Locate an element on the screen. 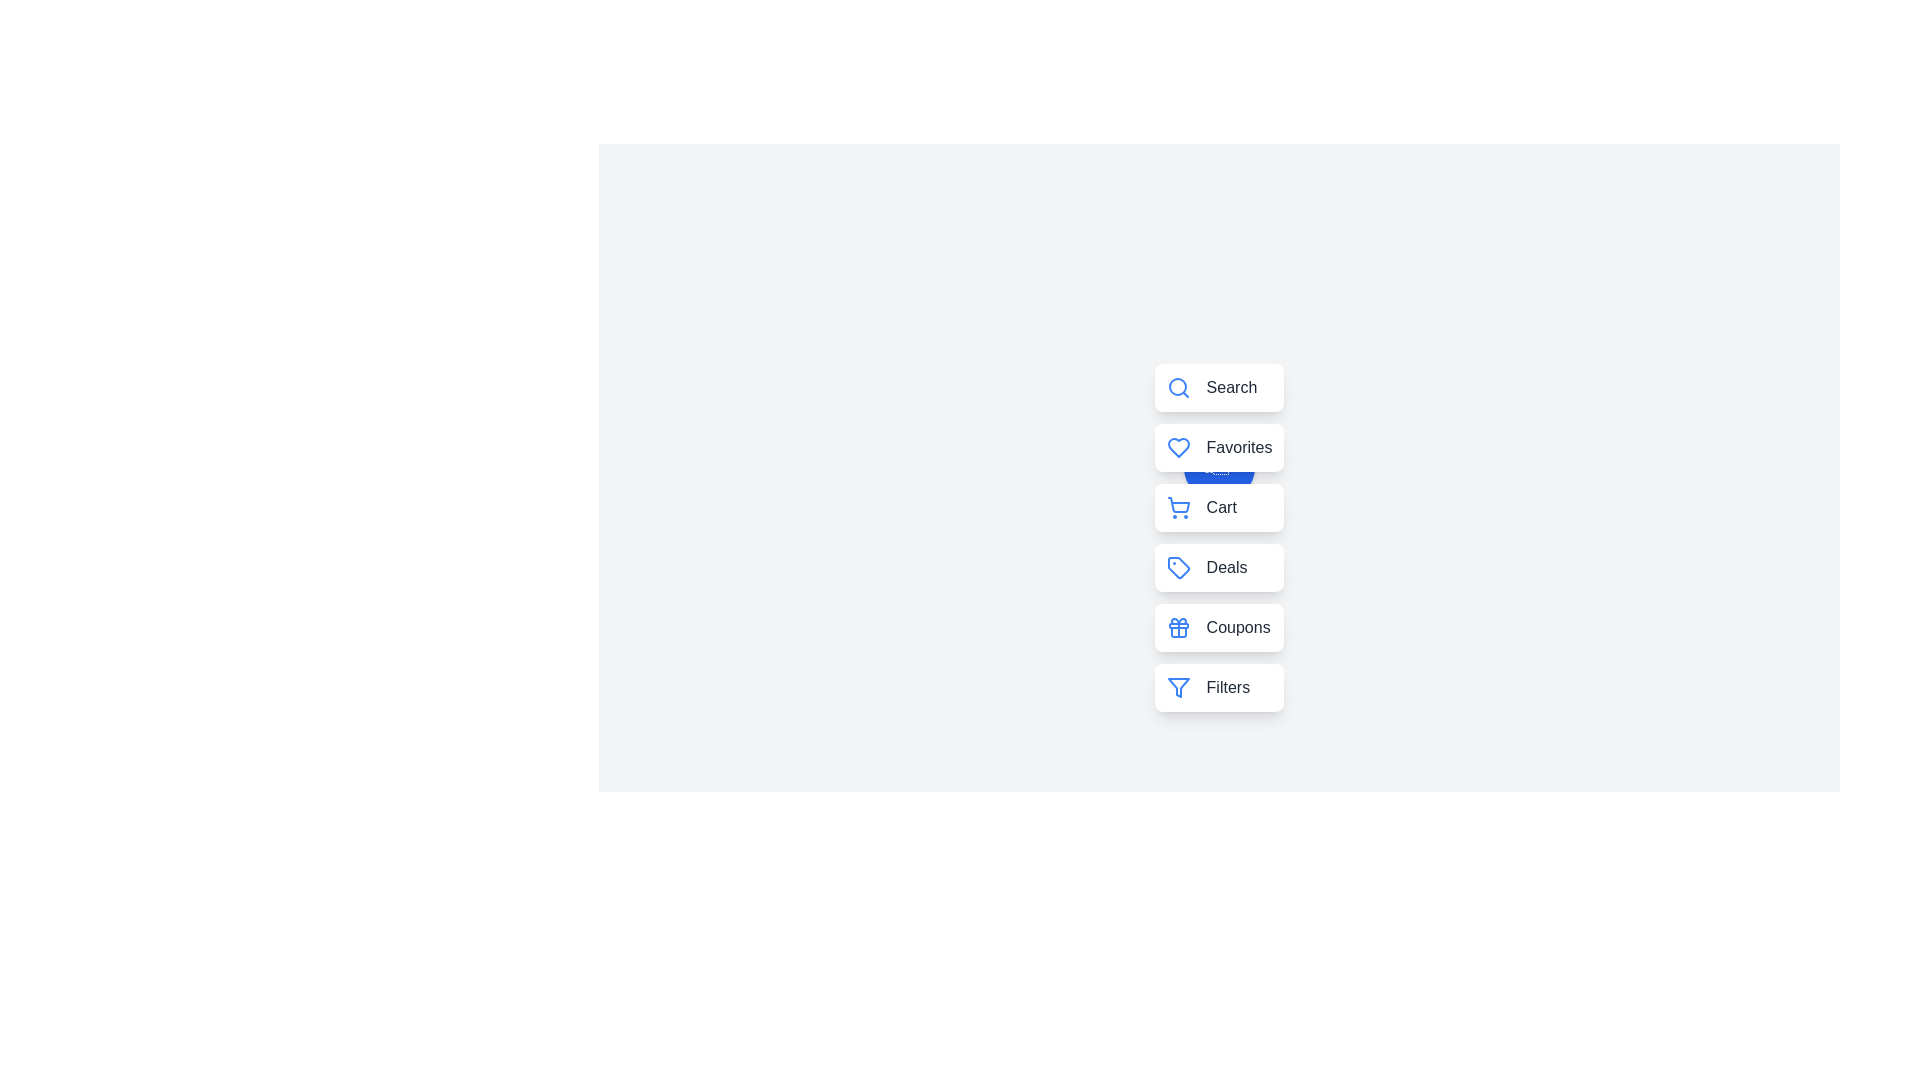 The height and width of the screenshot is (1080, 1920). the 'Filters' button, which is a rectangular button with a white background and a blue funnel icon on the left side, located at the bottom of a vertical stack of similar buttons in the right center of the interface is located at coordinates (1218, 686).